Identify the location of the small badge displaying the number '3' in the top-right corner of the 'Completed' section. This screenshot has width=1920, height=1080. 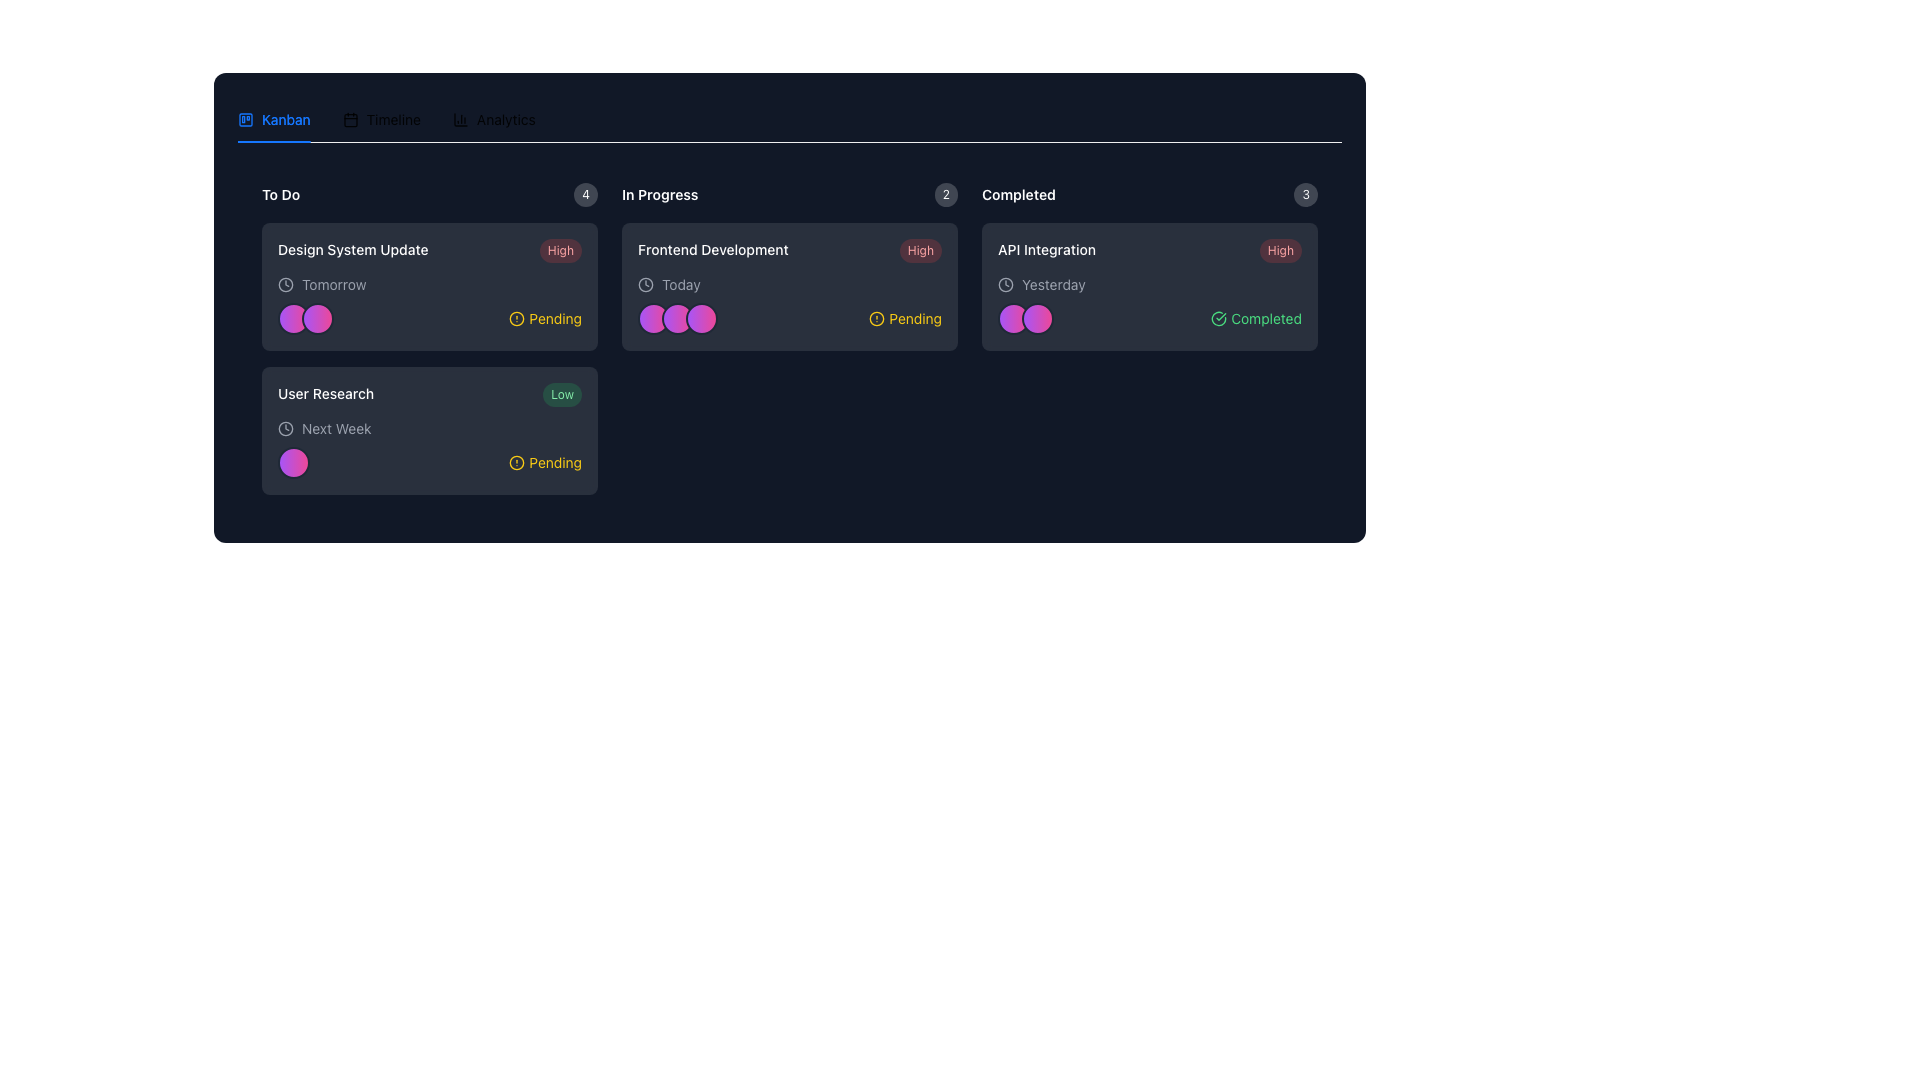
(1306, 195).